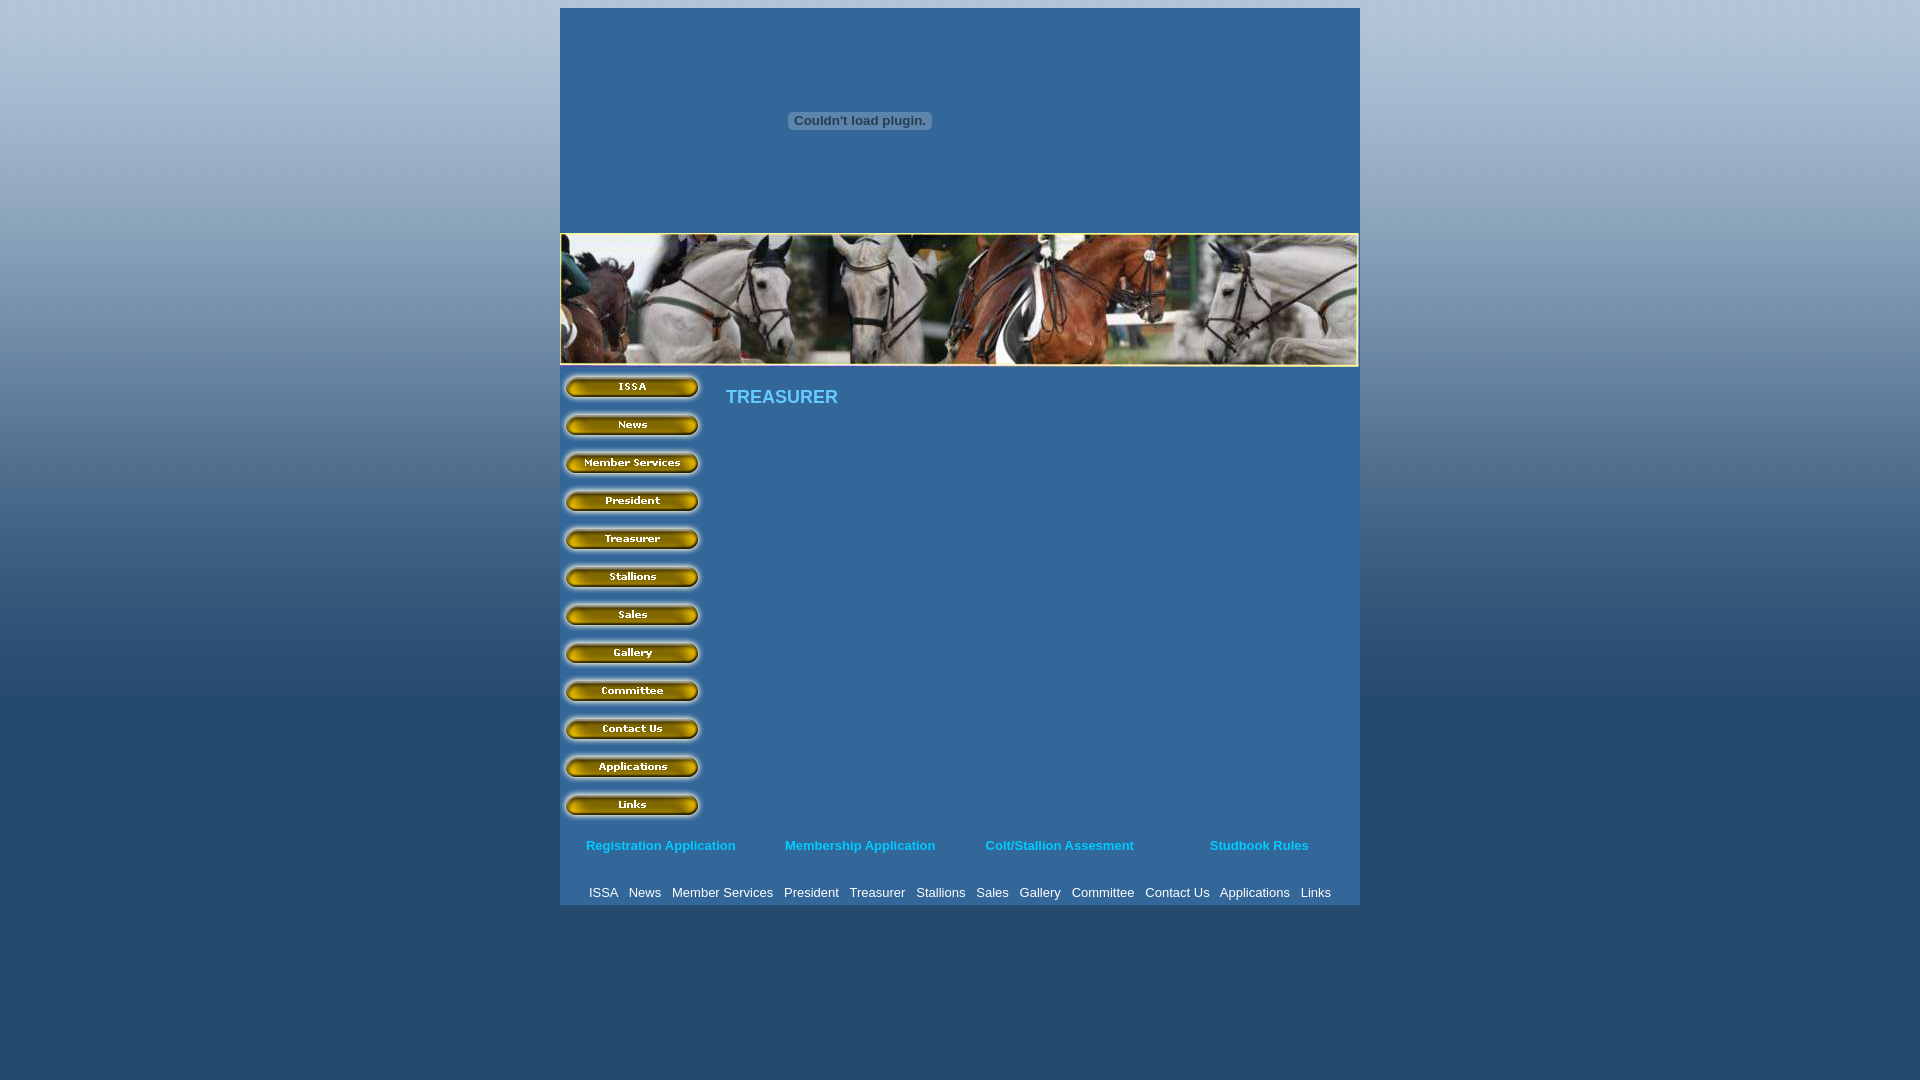  I want to click on 'Committee', so click(1102, 891).